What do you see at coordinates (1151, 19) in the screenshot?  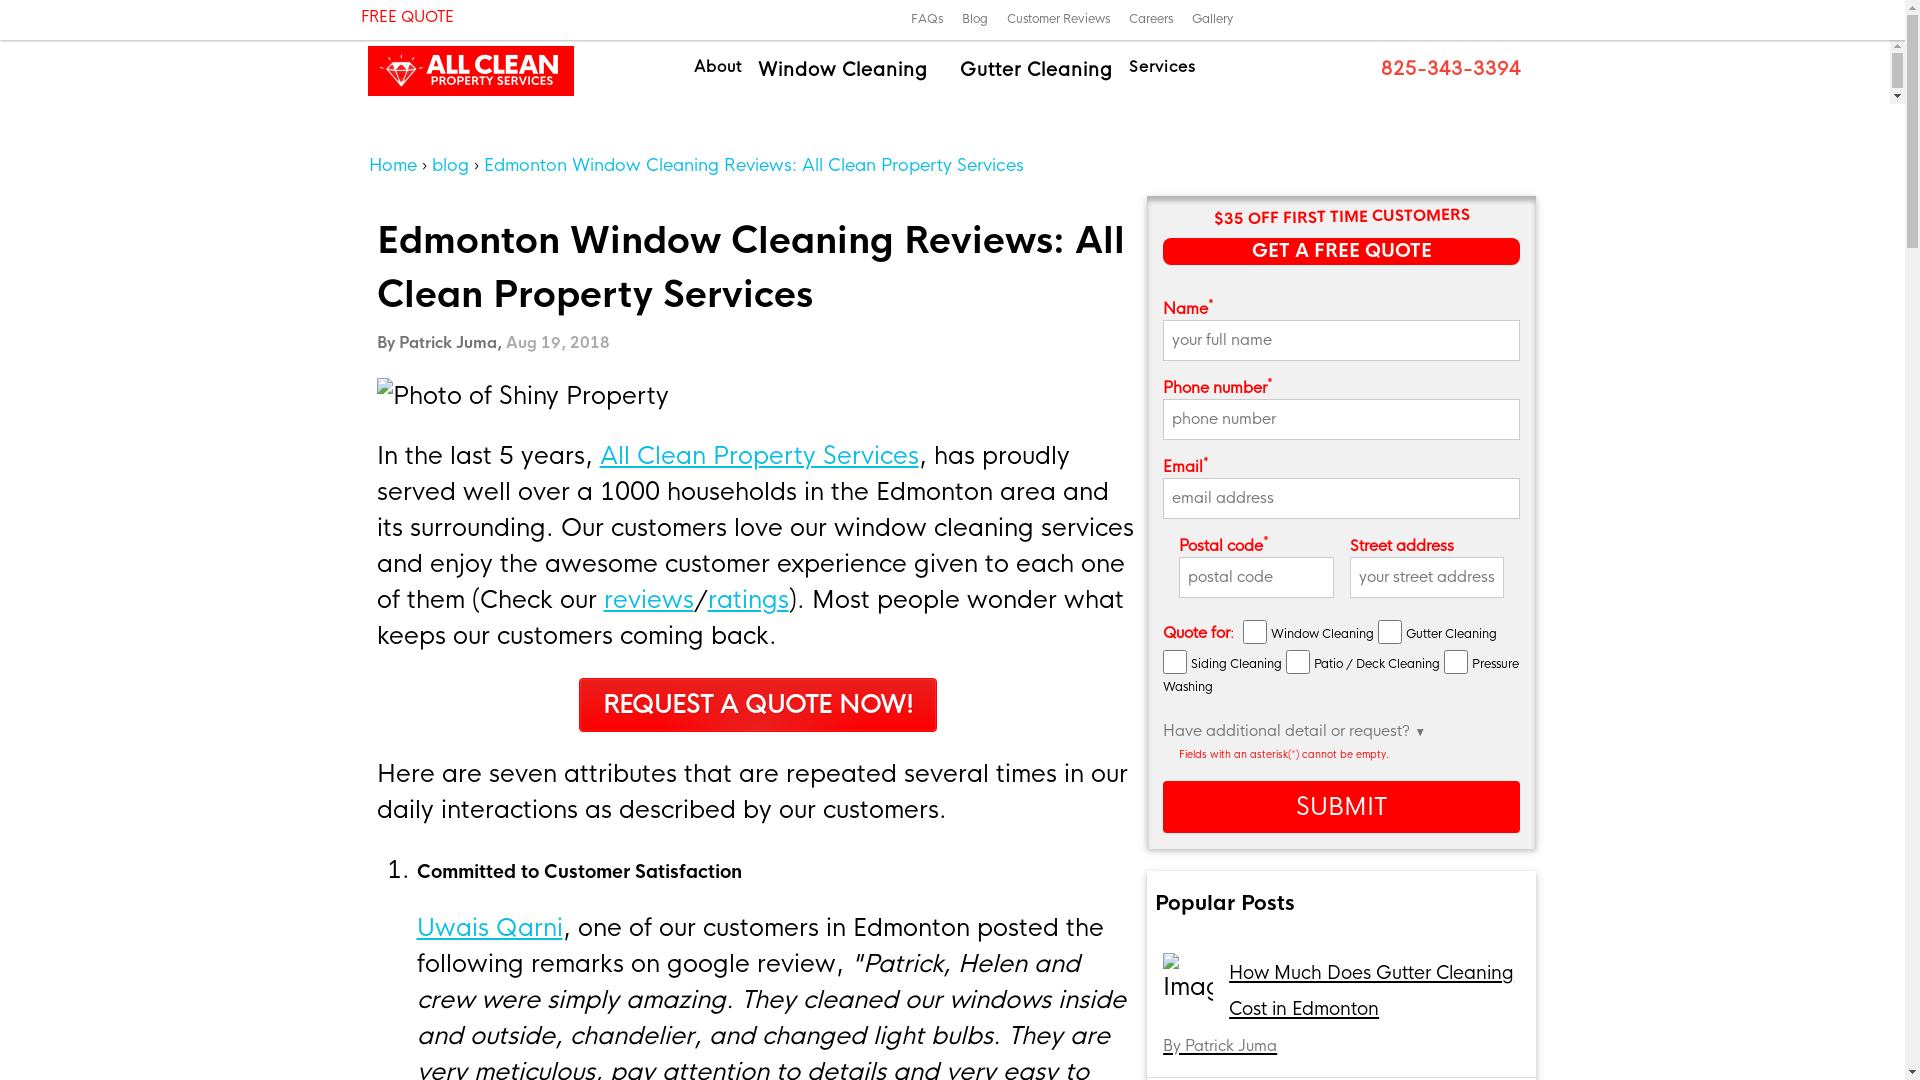 I see `'Careers'` at bounding box center [1151, 19].